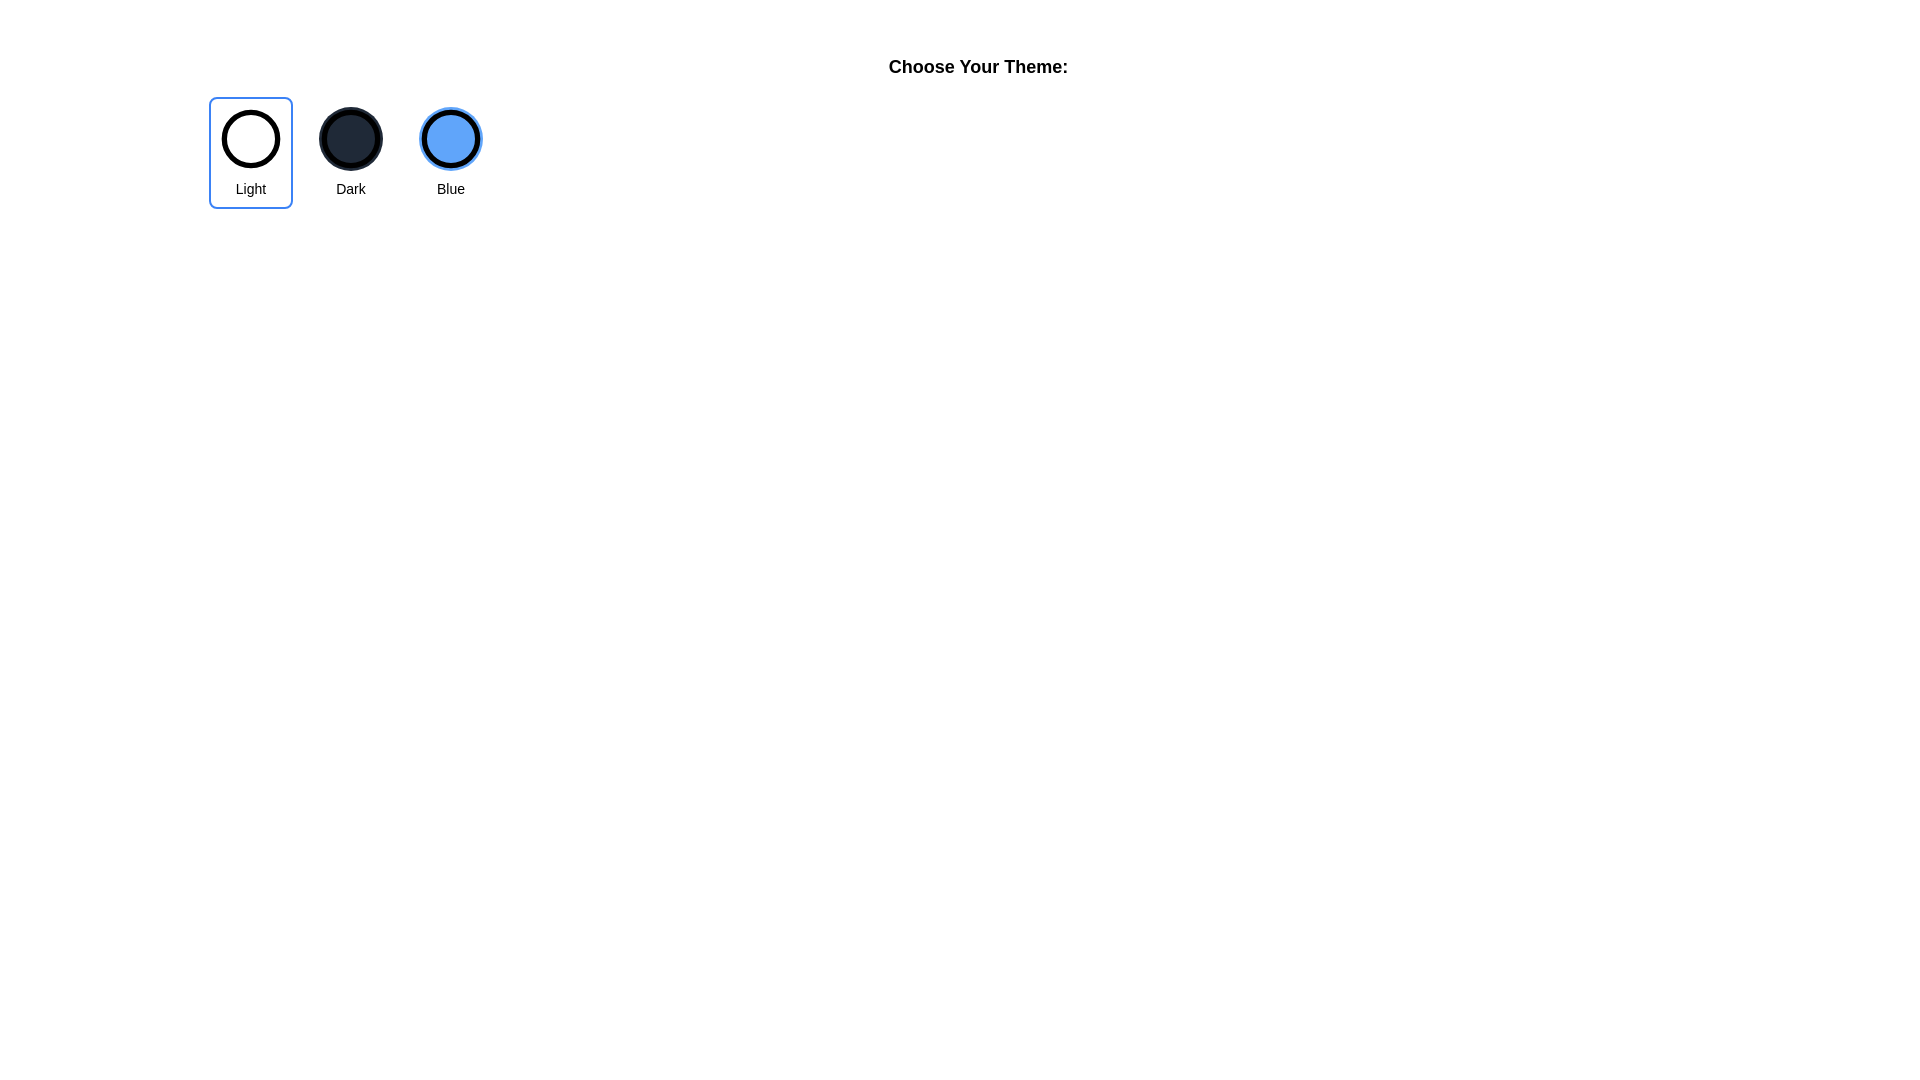  I want to click on the static text description that indicates the blue theme choice, which is the third label below the blue-themed circular button, so click(450, 189).